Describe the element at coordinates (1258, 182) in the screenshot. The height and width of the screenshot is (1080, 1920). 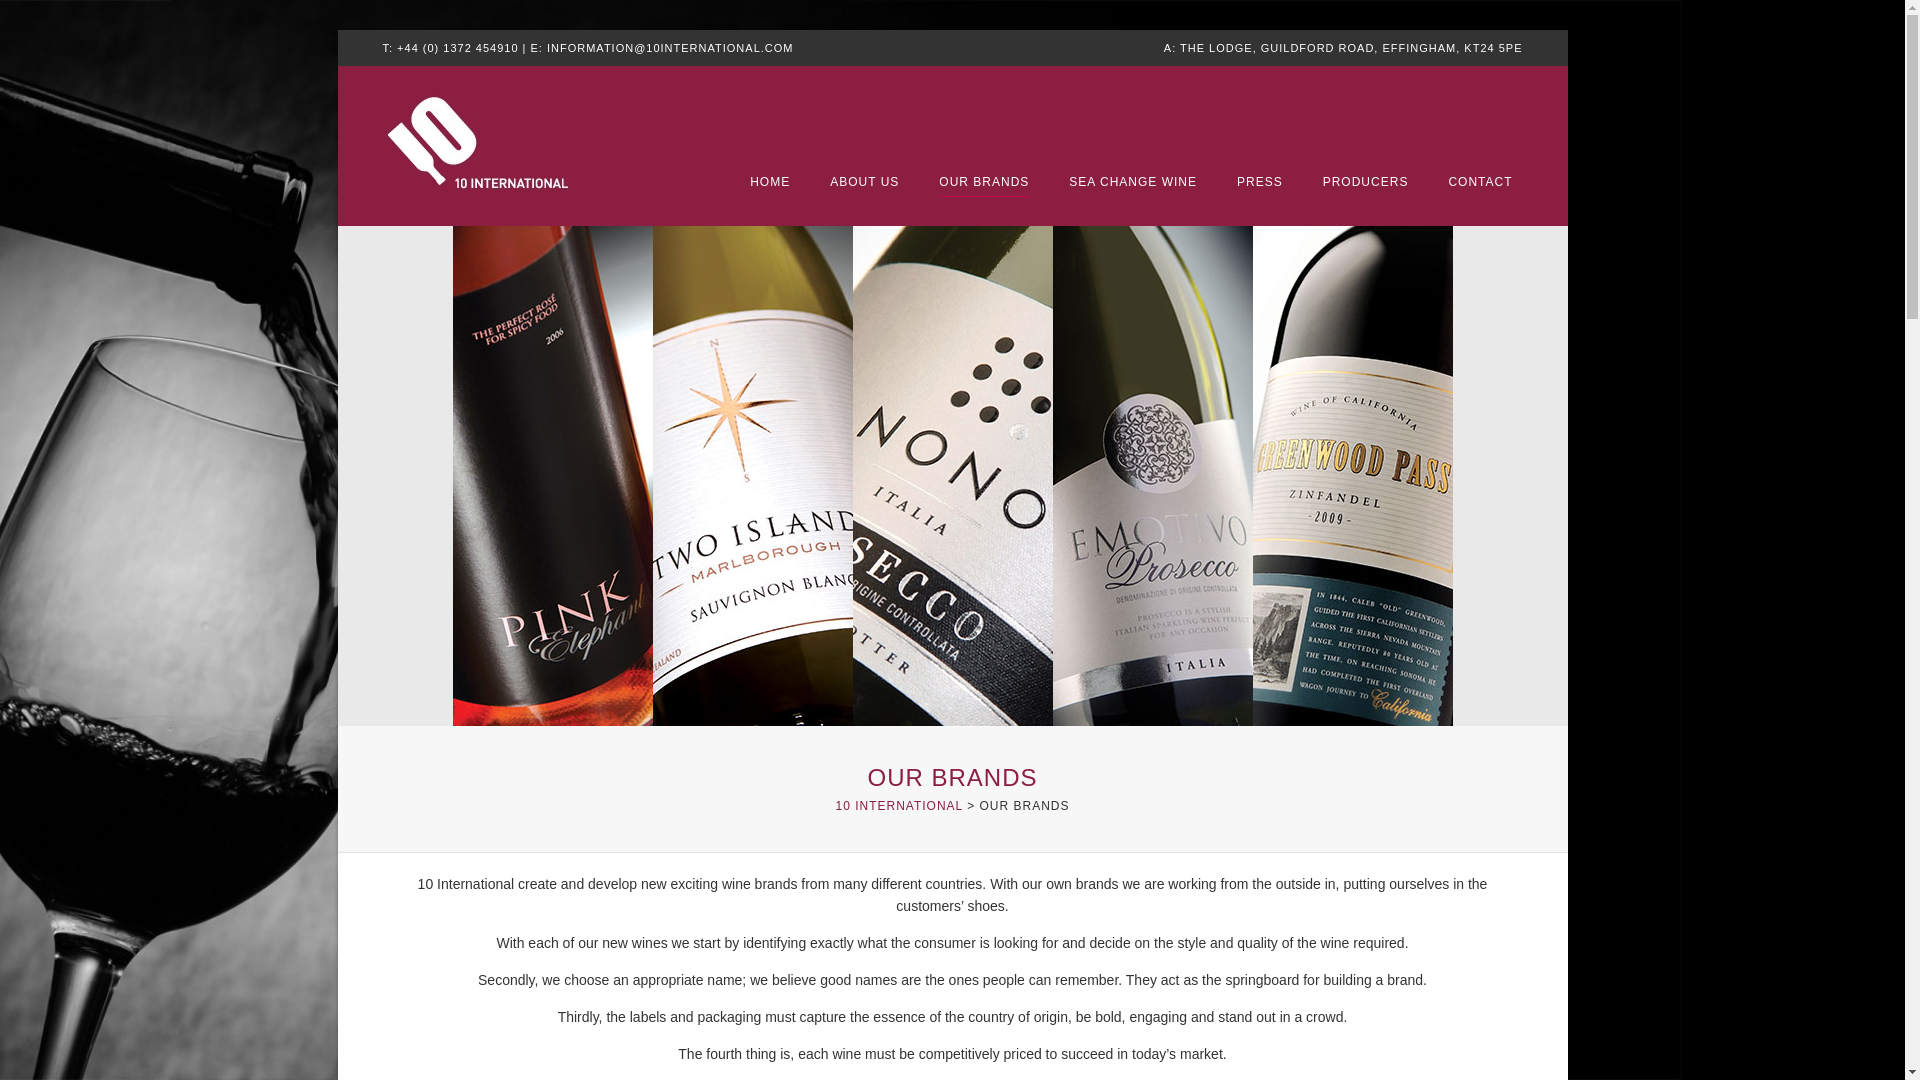
I see `'PRESS'` at that location.